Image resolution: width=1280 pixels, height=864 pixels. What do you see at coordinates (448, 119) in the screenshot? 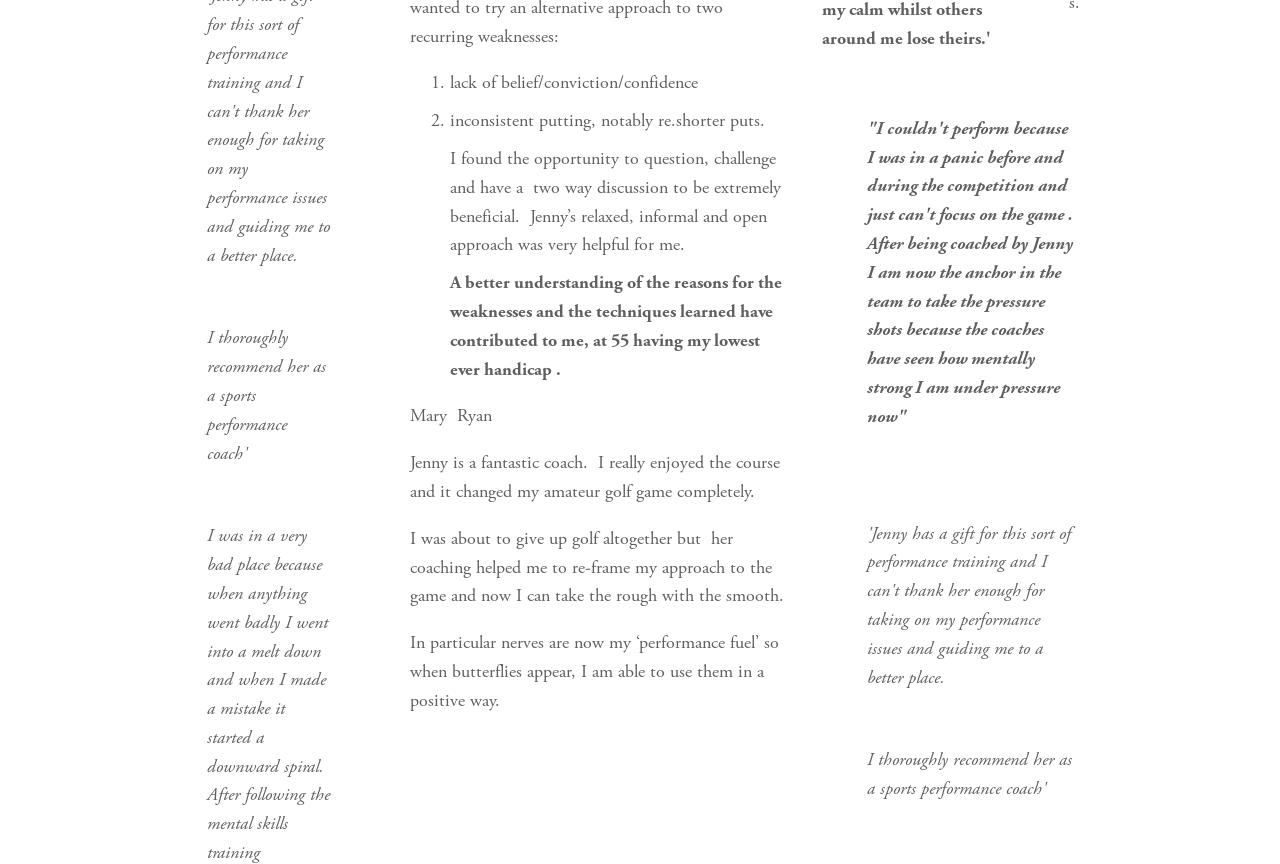
I see `'inconsistent putting, notably re.shorter puts.'` at bounding box center [448, 119].